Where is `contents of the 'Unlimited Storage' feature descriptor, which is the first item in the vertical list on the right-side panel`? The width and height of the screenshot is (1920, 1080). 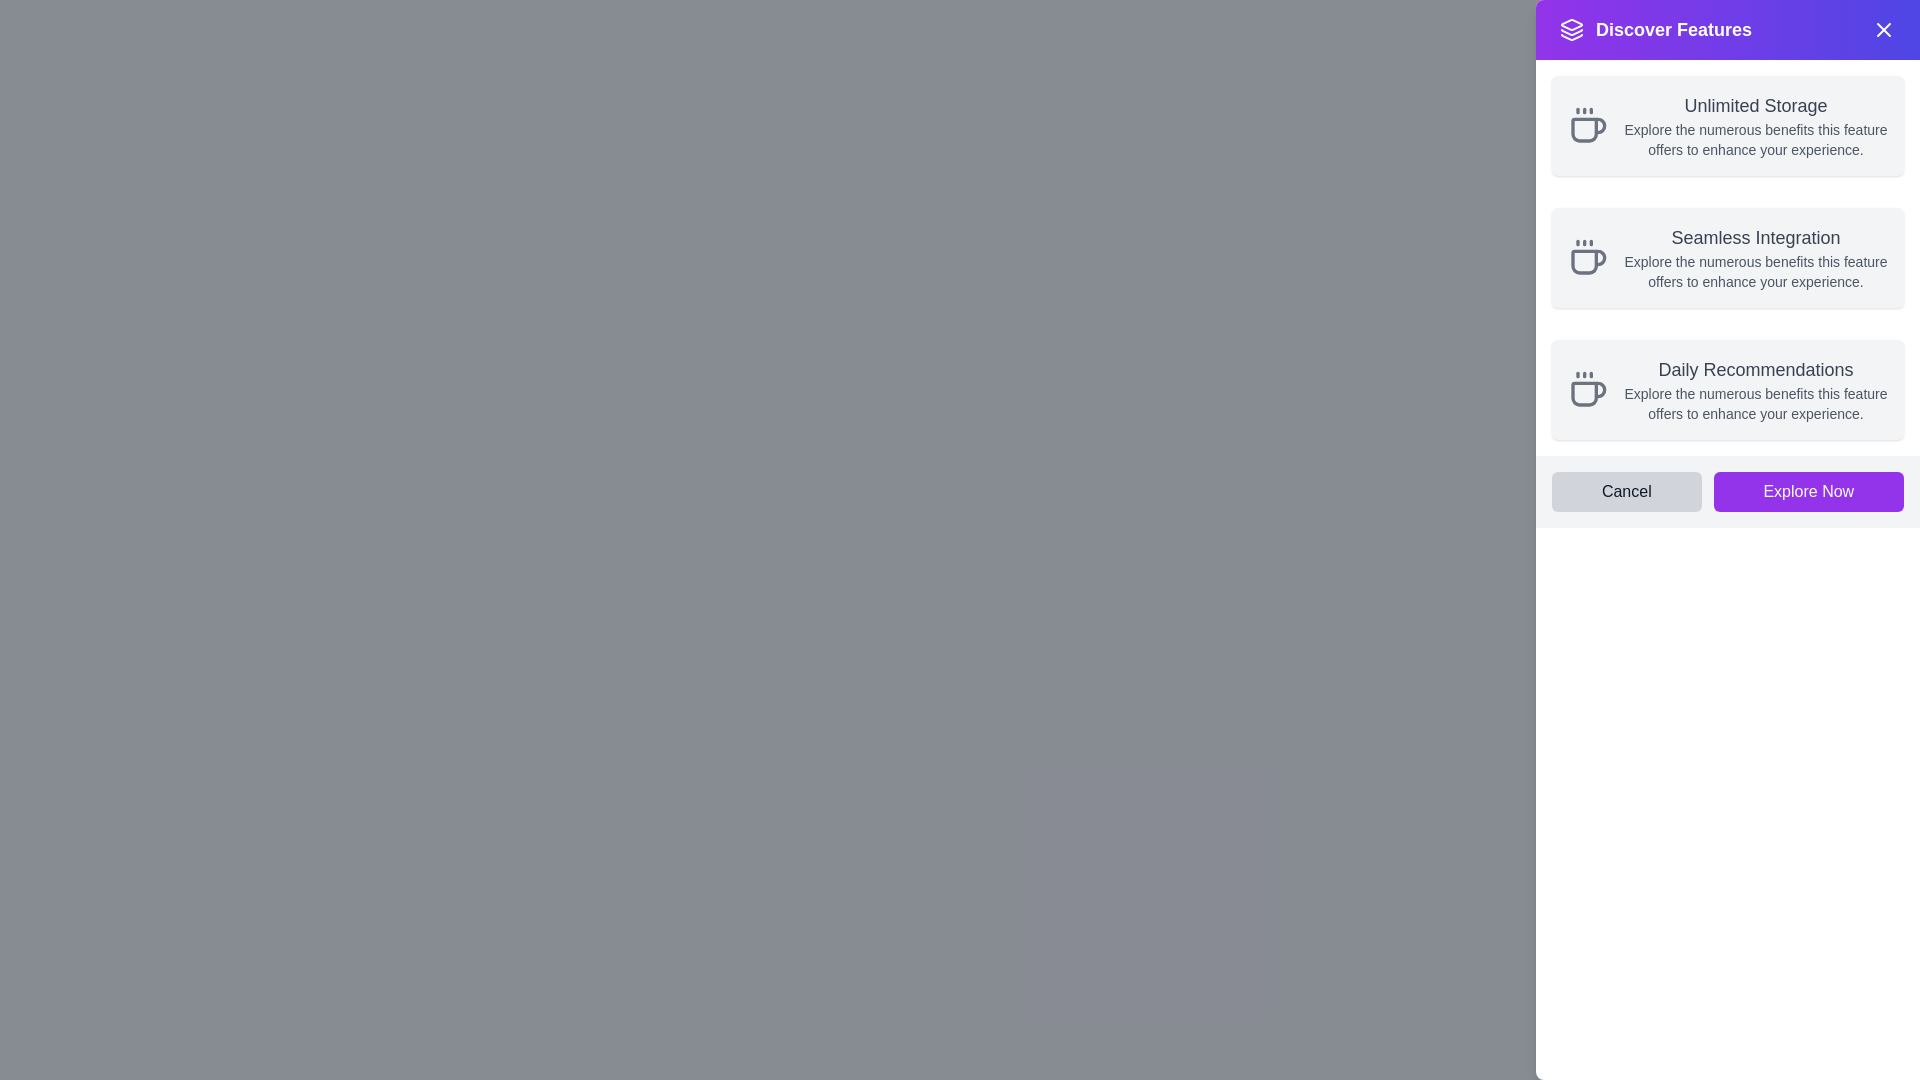 contents of the 'Unlimited Storage' feature descriptor, which is the first item in the vertical list on the right-side panel is located at coordinates (1755, 126).